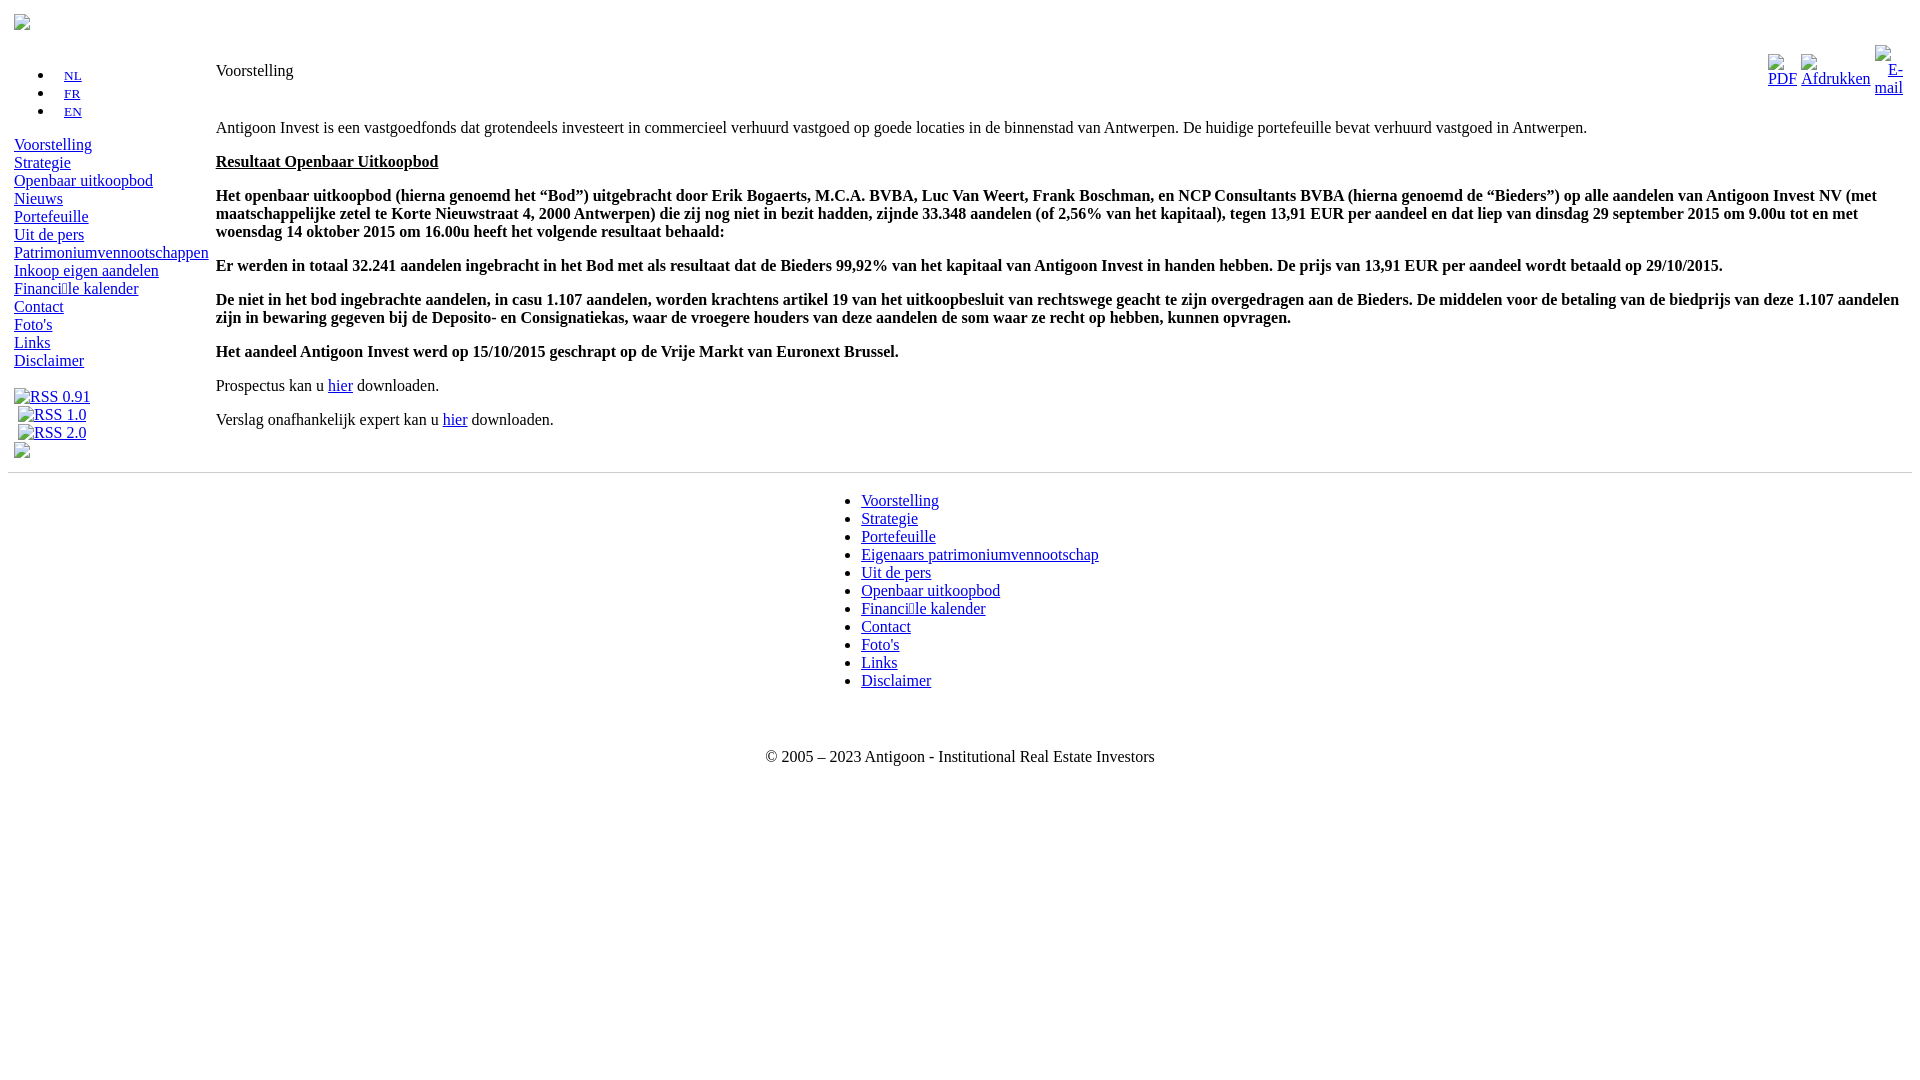 This screenshot has width=1920, height=1080. Describe the element at coordinates (1888, 64) in the screenshot. I see `'E-mail'` at that location.